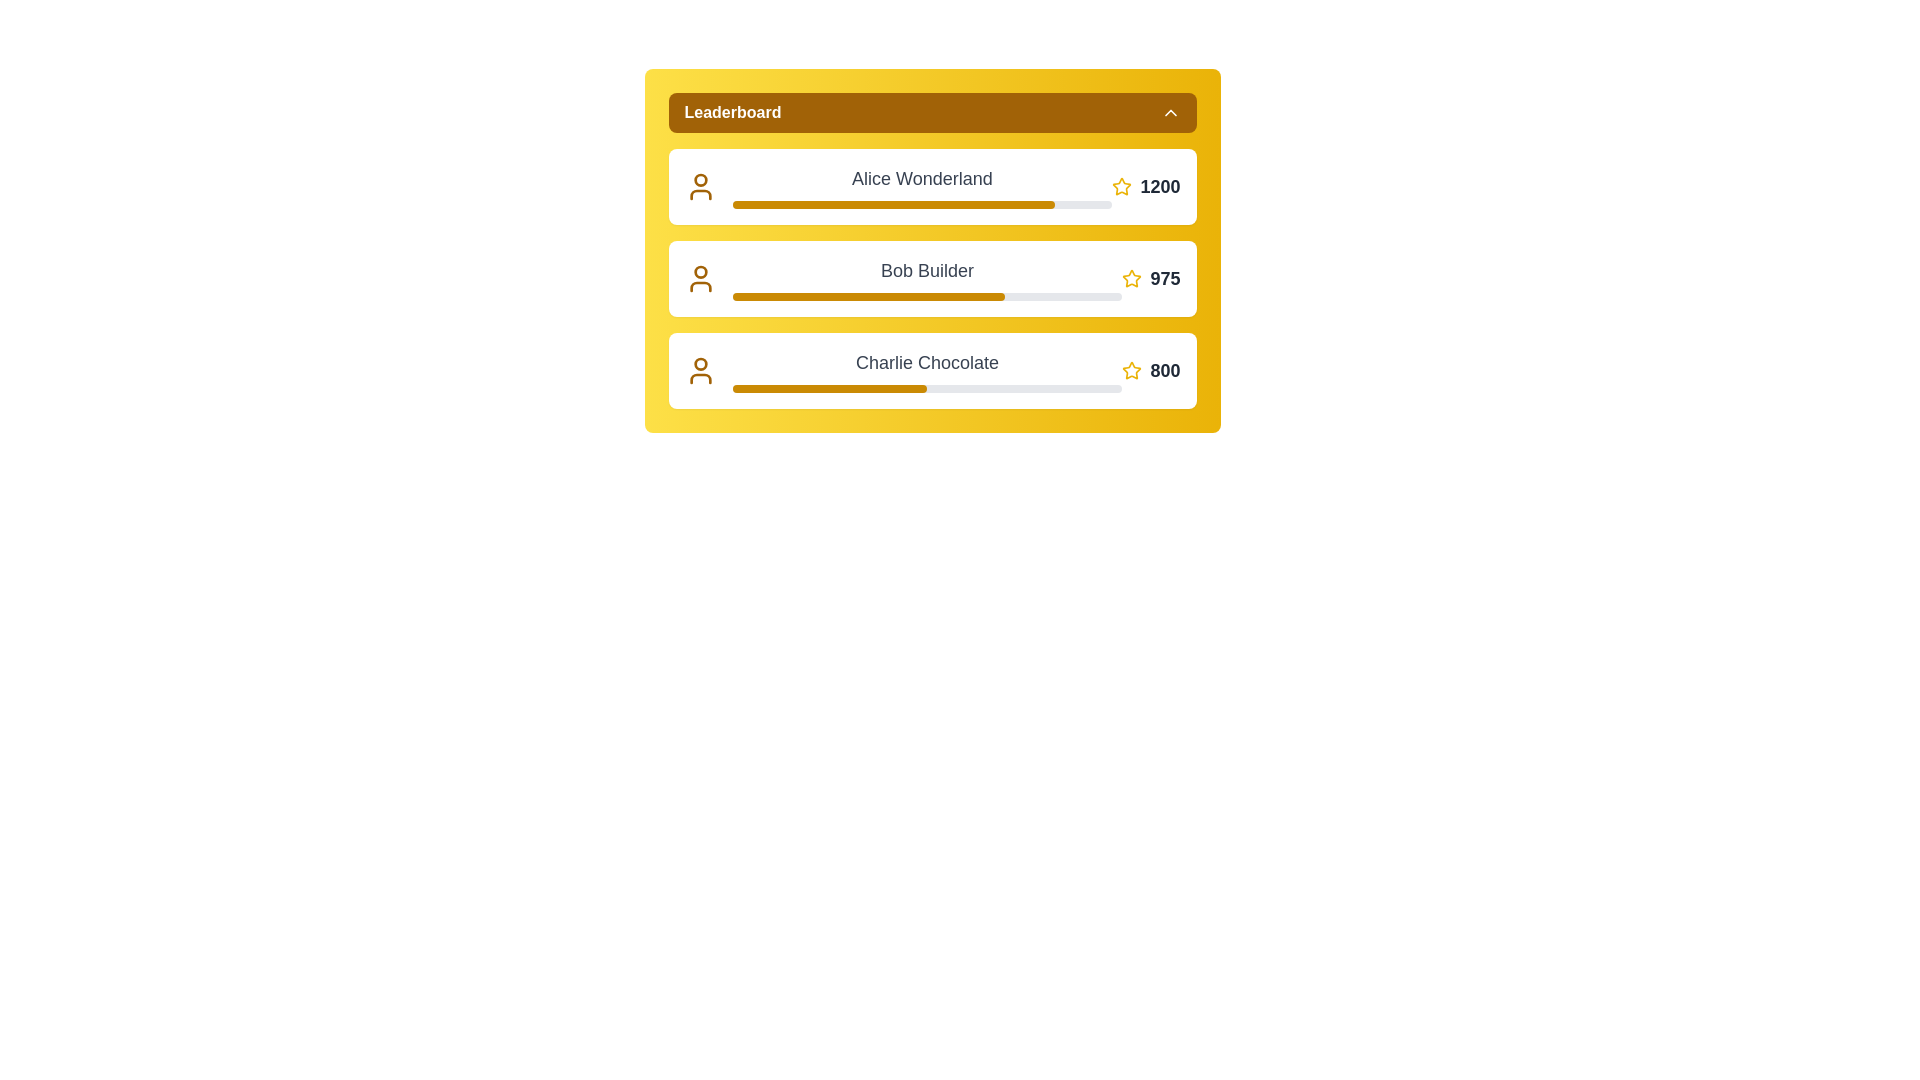 The image size is (1920, 1080). I want to click on the 'Leaderboard' static text label to read its content, which is prominently displayed in bold font within the leaderboard interface, so click(732, 112).